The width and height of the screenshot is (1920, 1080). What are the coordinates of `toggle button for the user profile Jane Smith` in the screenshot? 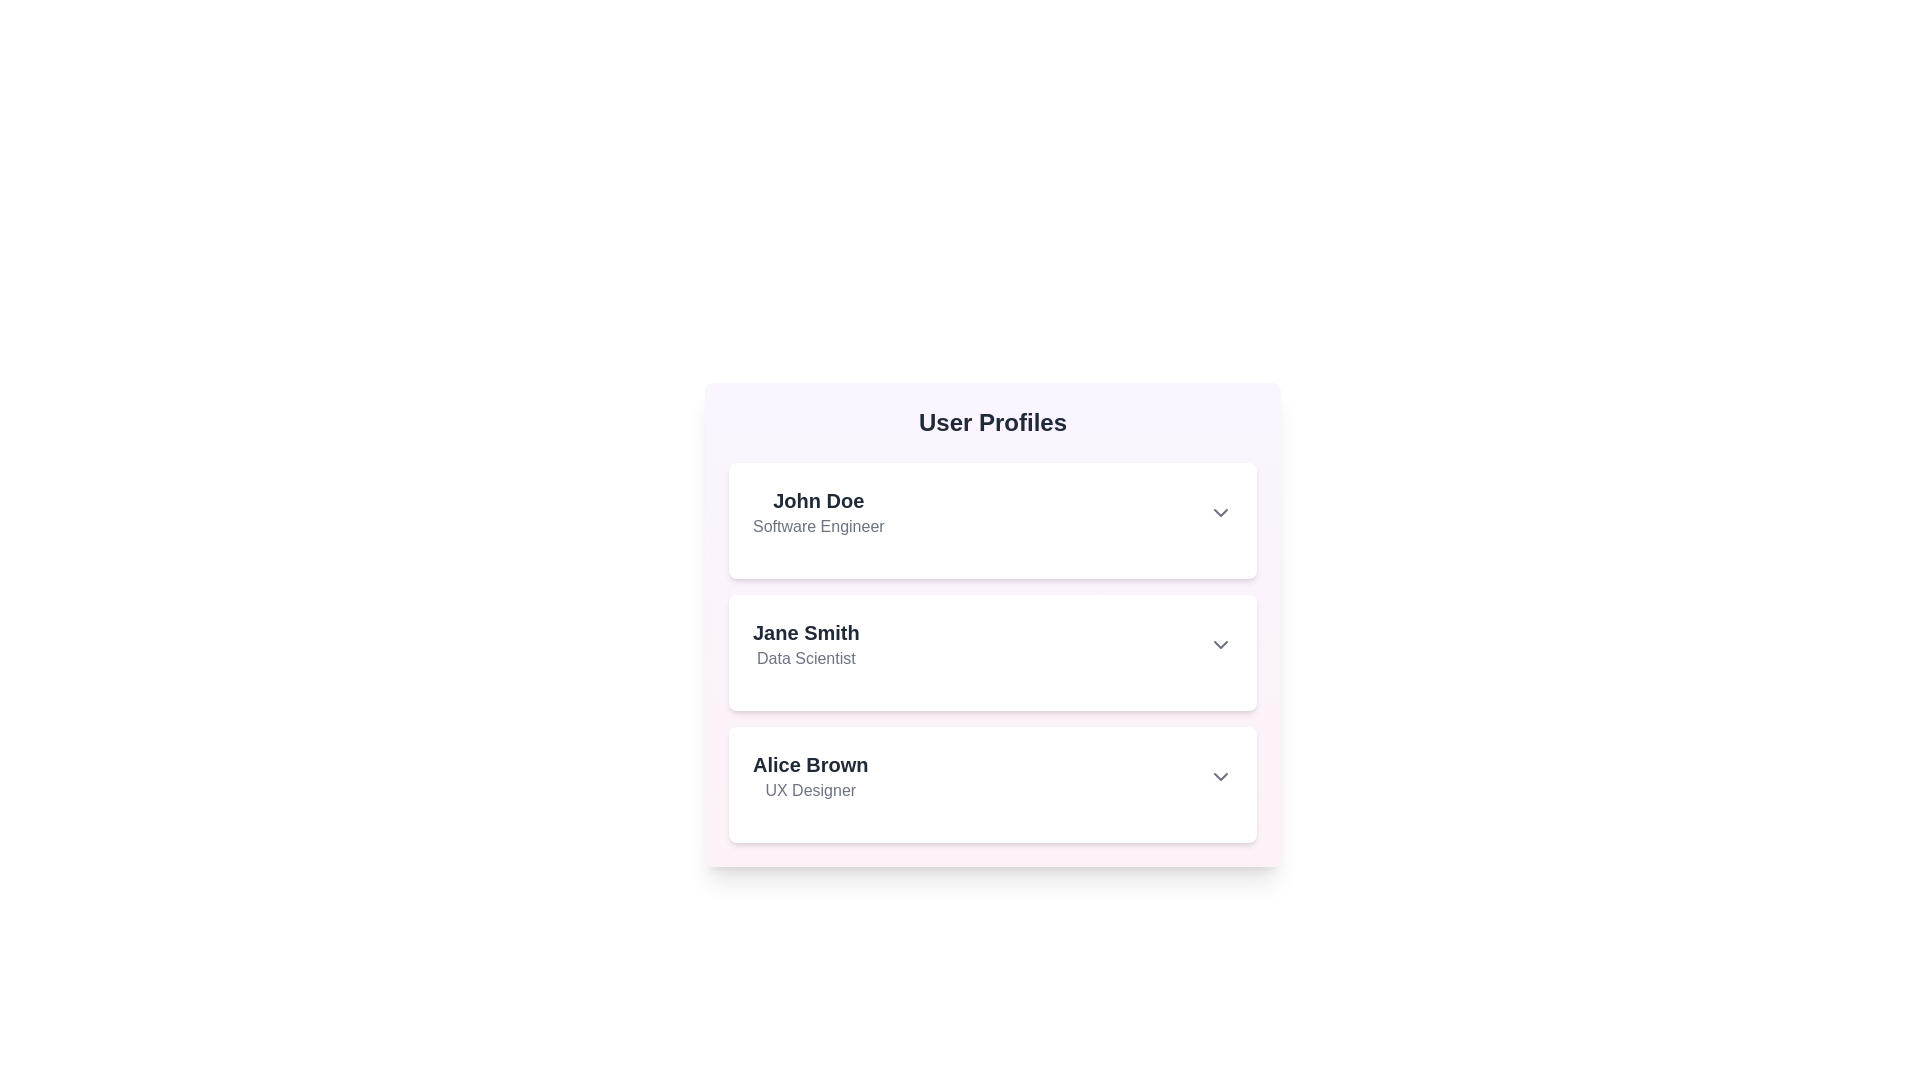 It's located at (1219, 644).